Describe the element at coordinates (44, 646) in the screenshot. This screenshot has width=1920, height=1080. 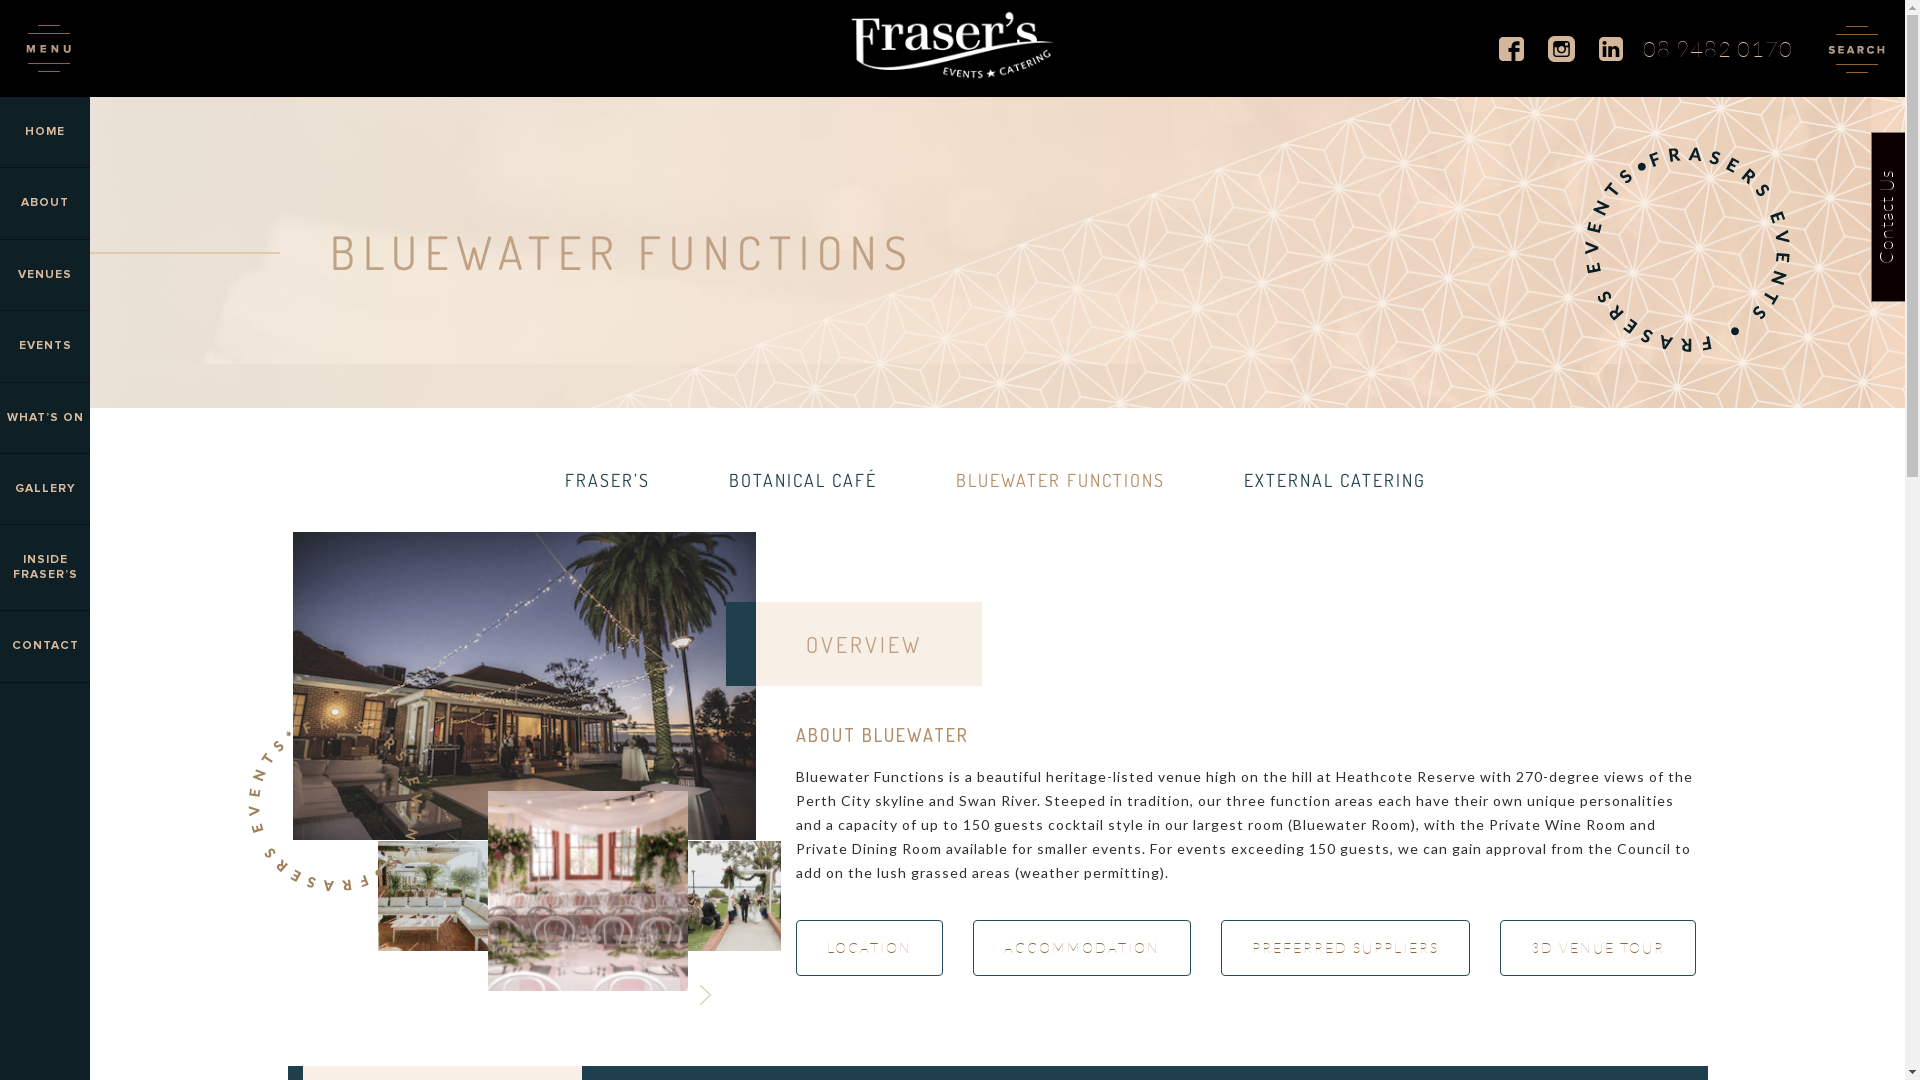
I see `'CONTACT'` at that location.